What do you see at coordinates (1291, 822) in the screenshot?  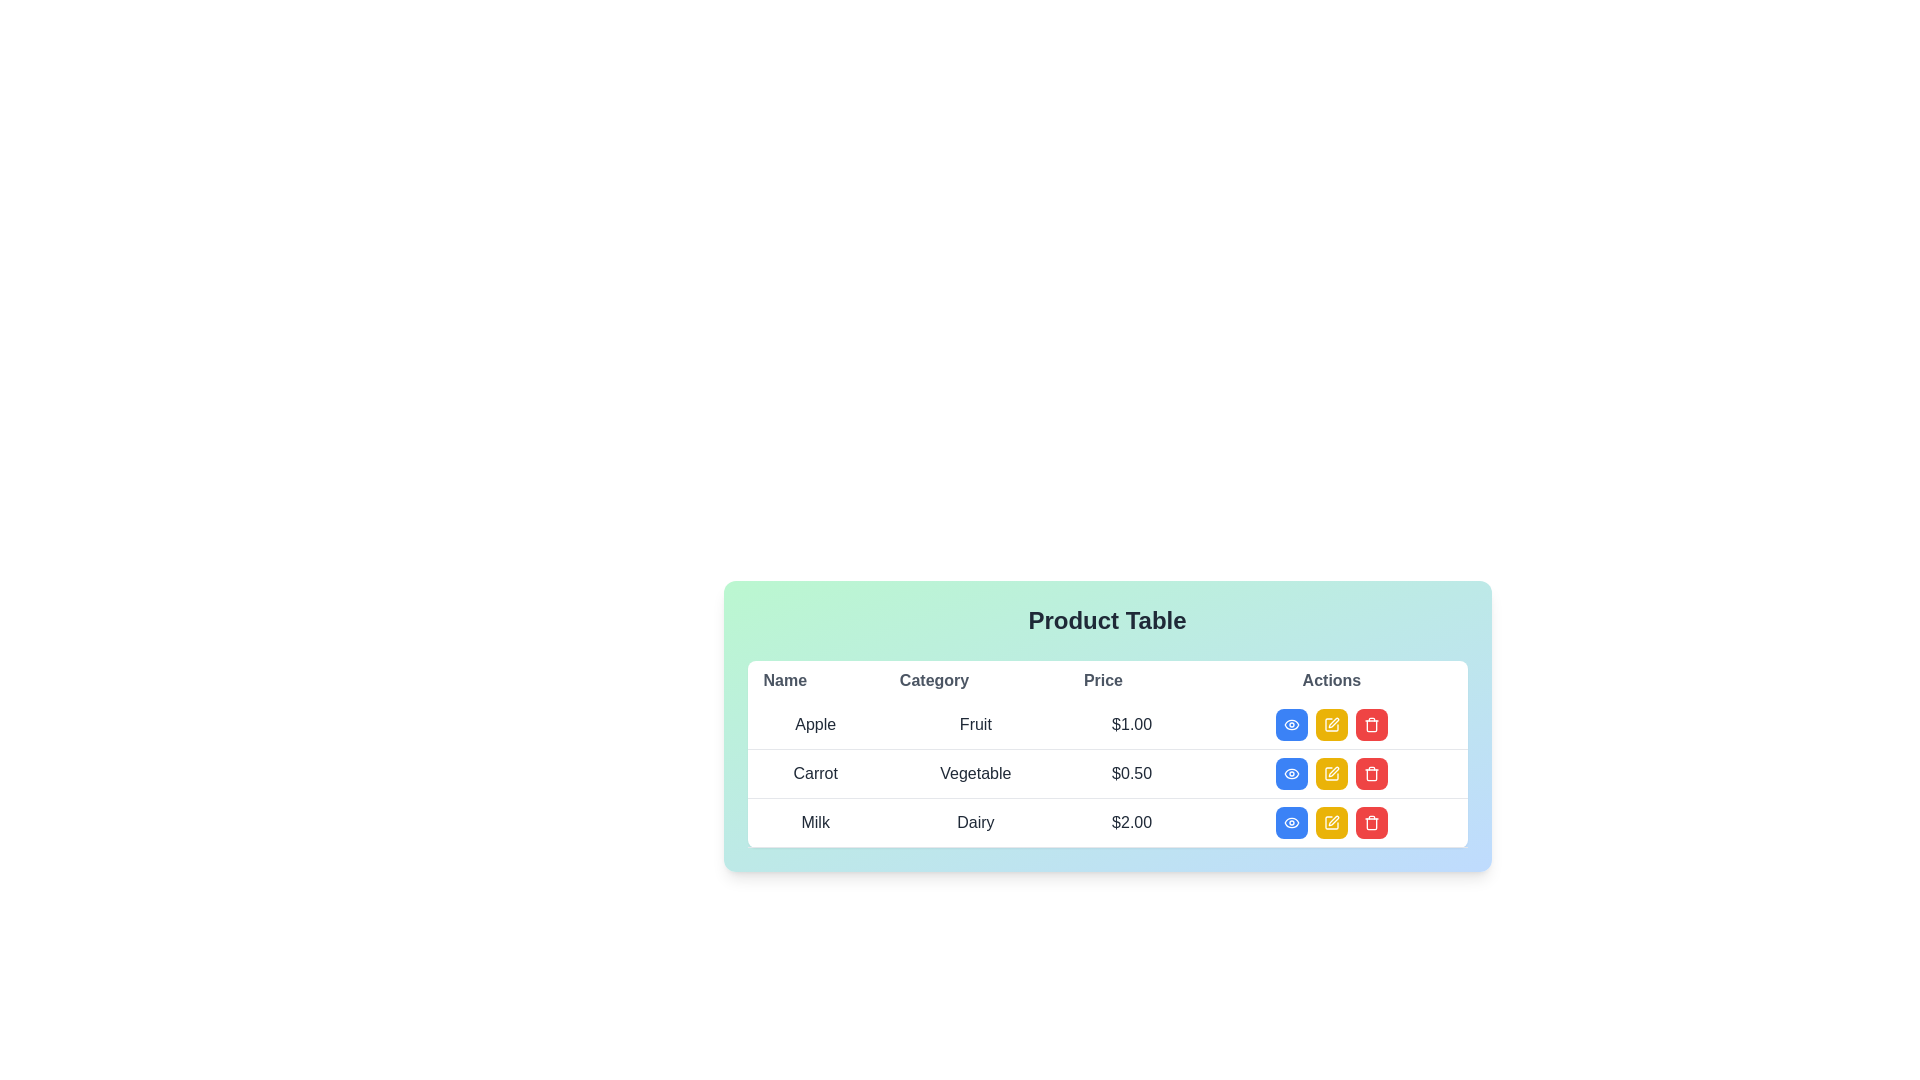 I see `the eye-like icon in the 'Actions' column of the last row in the 'Product Table'` at bounding box center [1291, 822].